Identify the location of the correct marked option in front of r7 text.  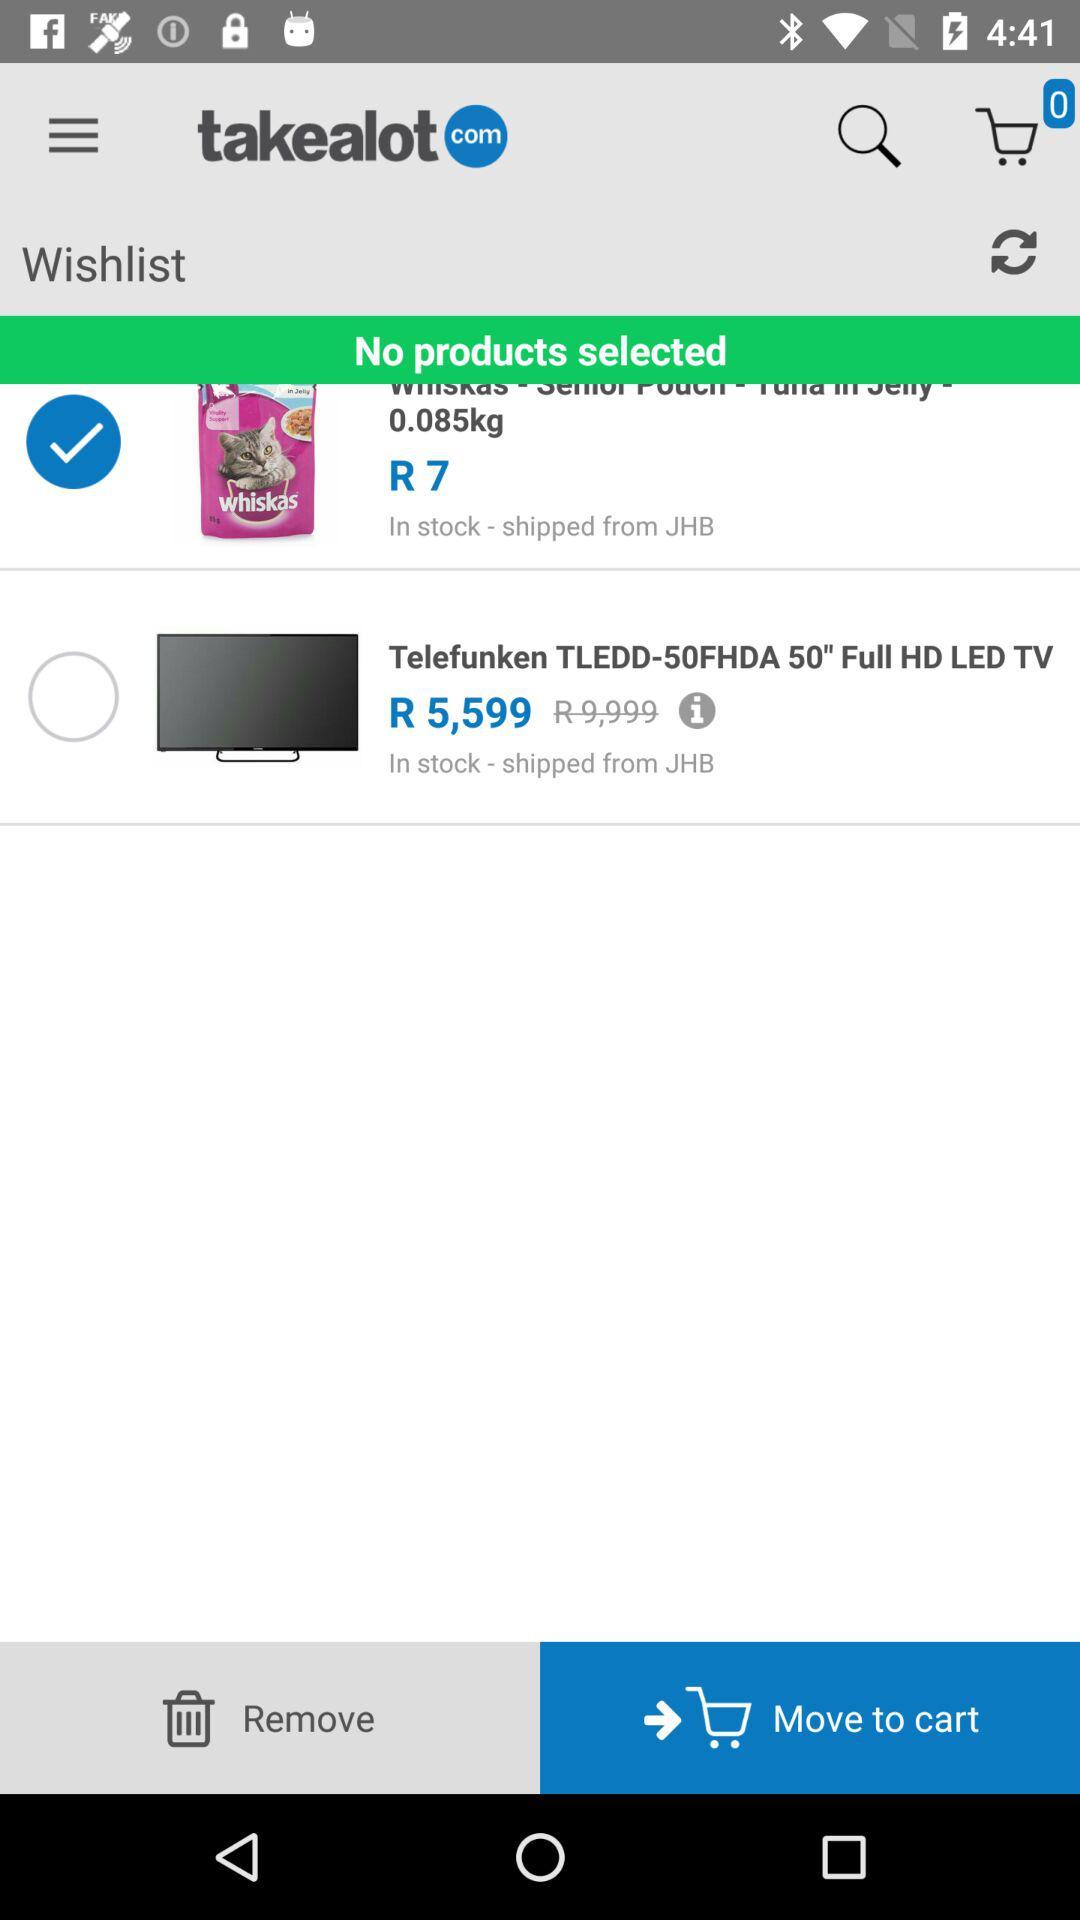
(72, 440).